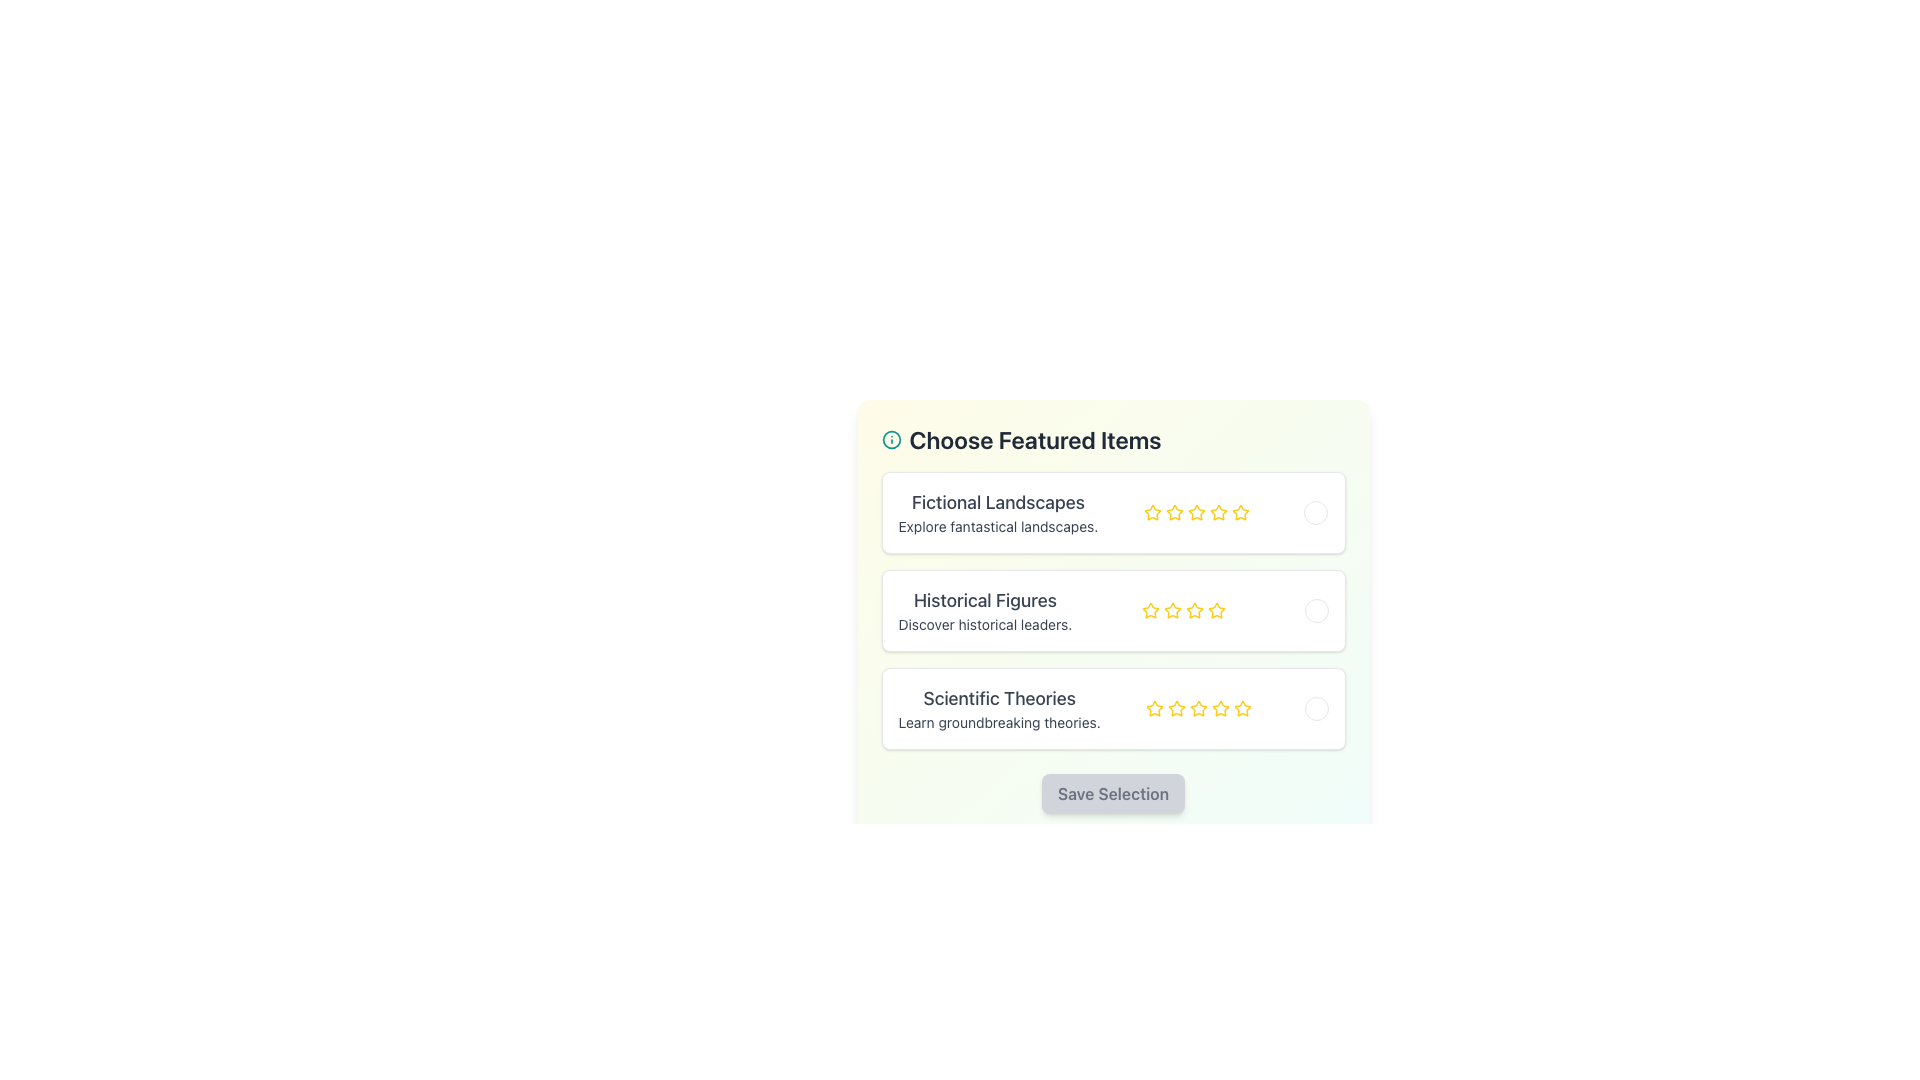  Describe the element at coordinates (1112, 708) in the screenshot. I see `the selectable list item for 'Scientific Theories'` at that location.